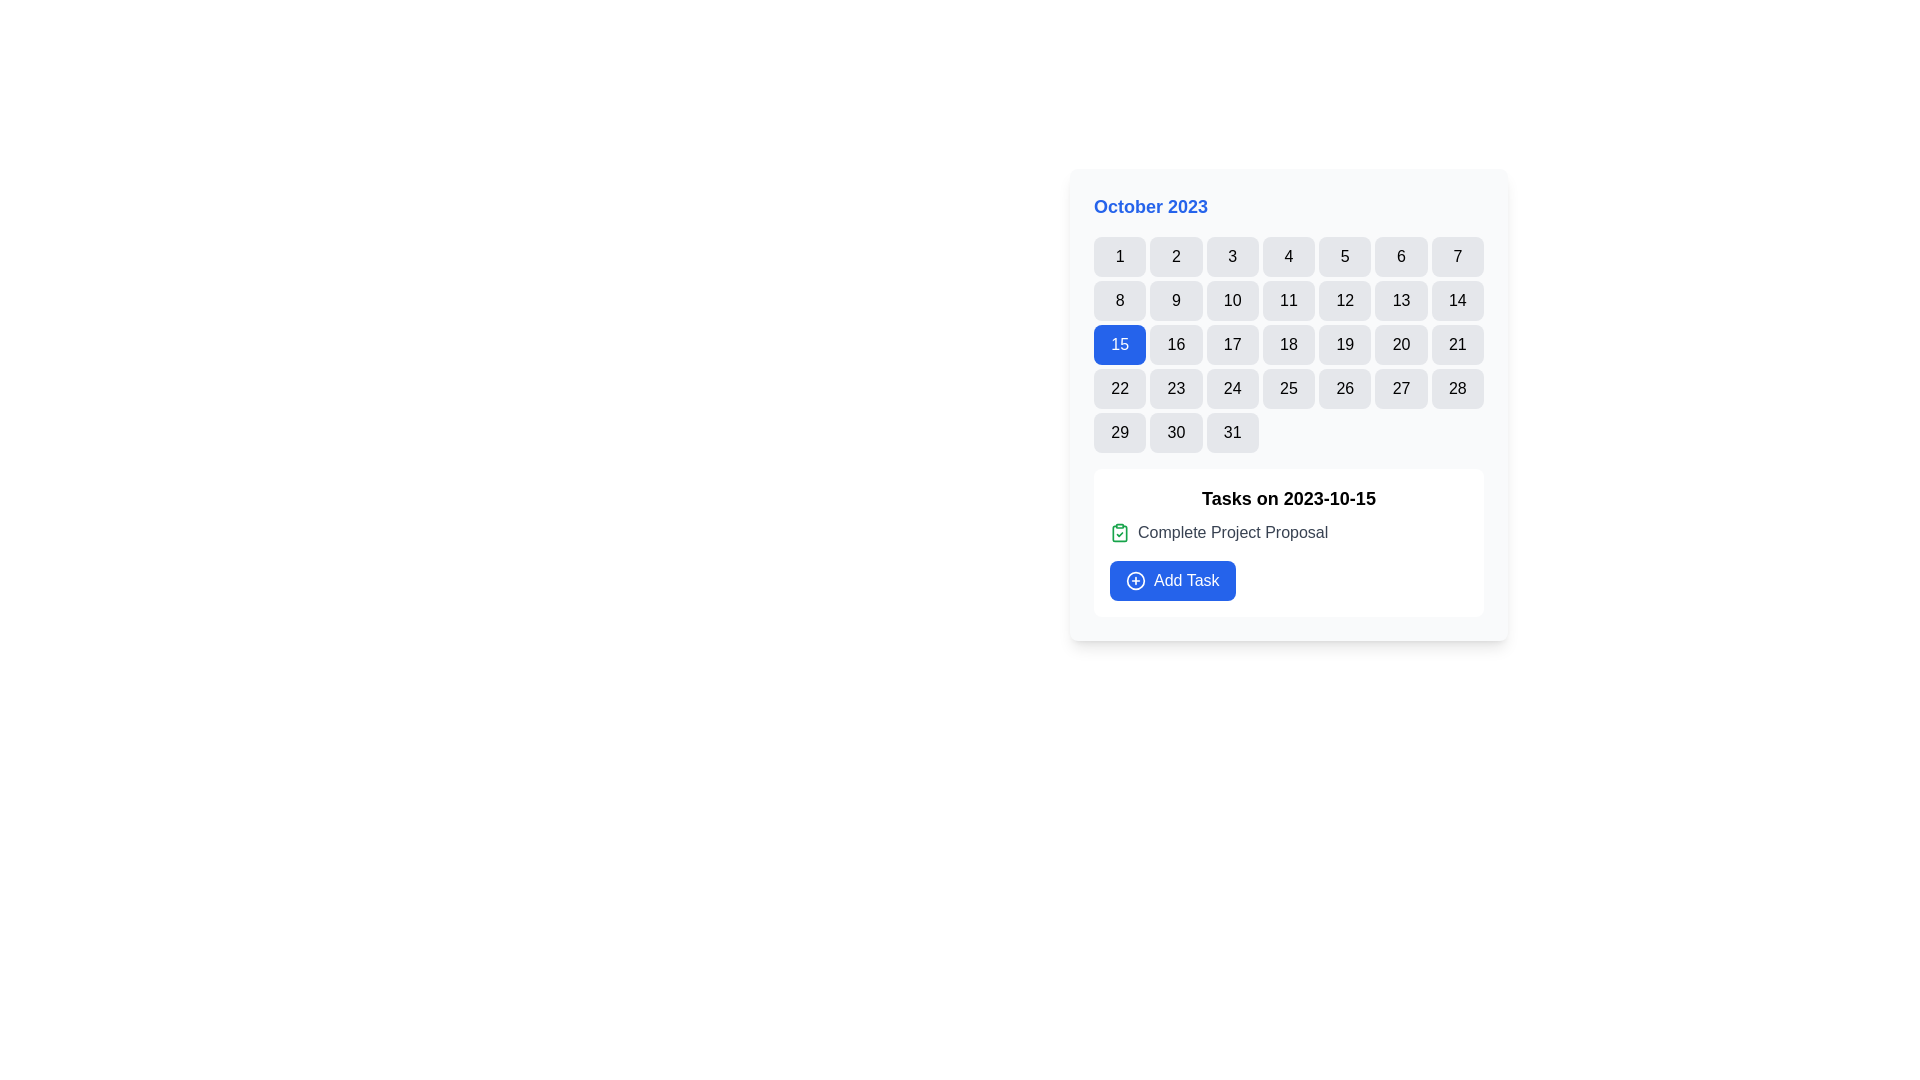 The image size is (1920, 1080). Describe the element at coordinates (1289, 531) in the screenshot. I see `the label indicating the completed task 'Complete Project Proposal'` at that location.